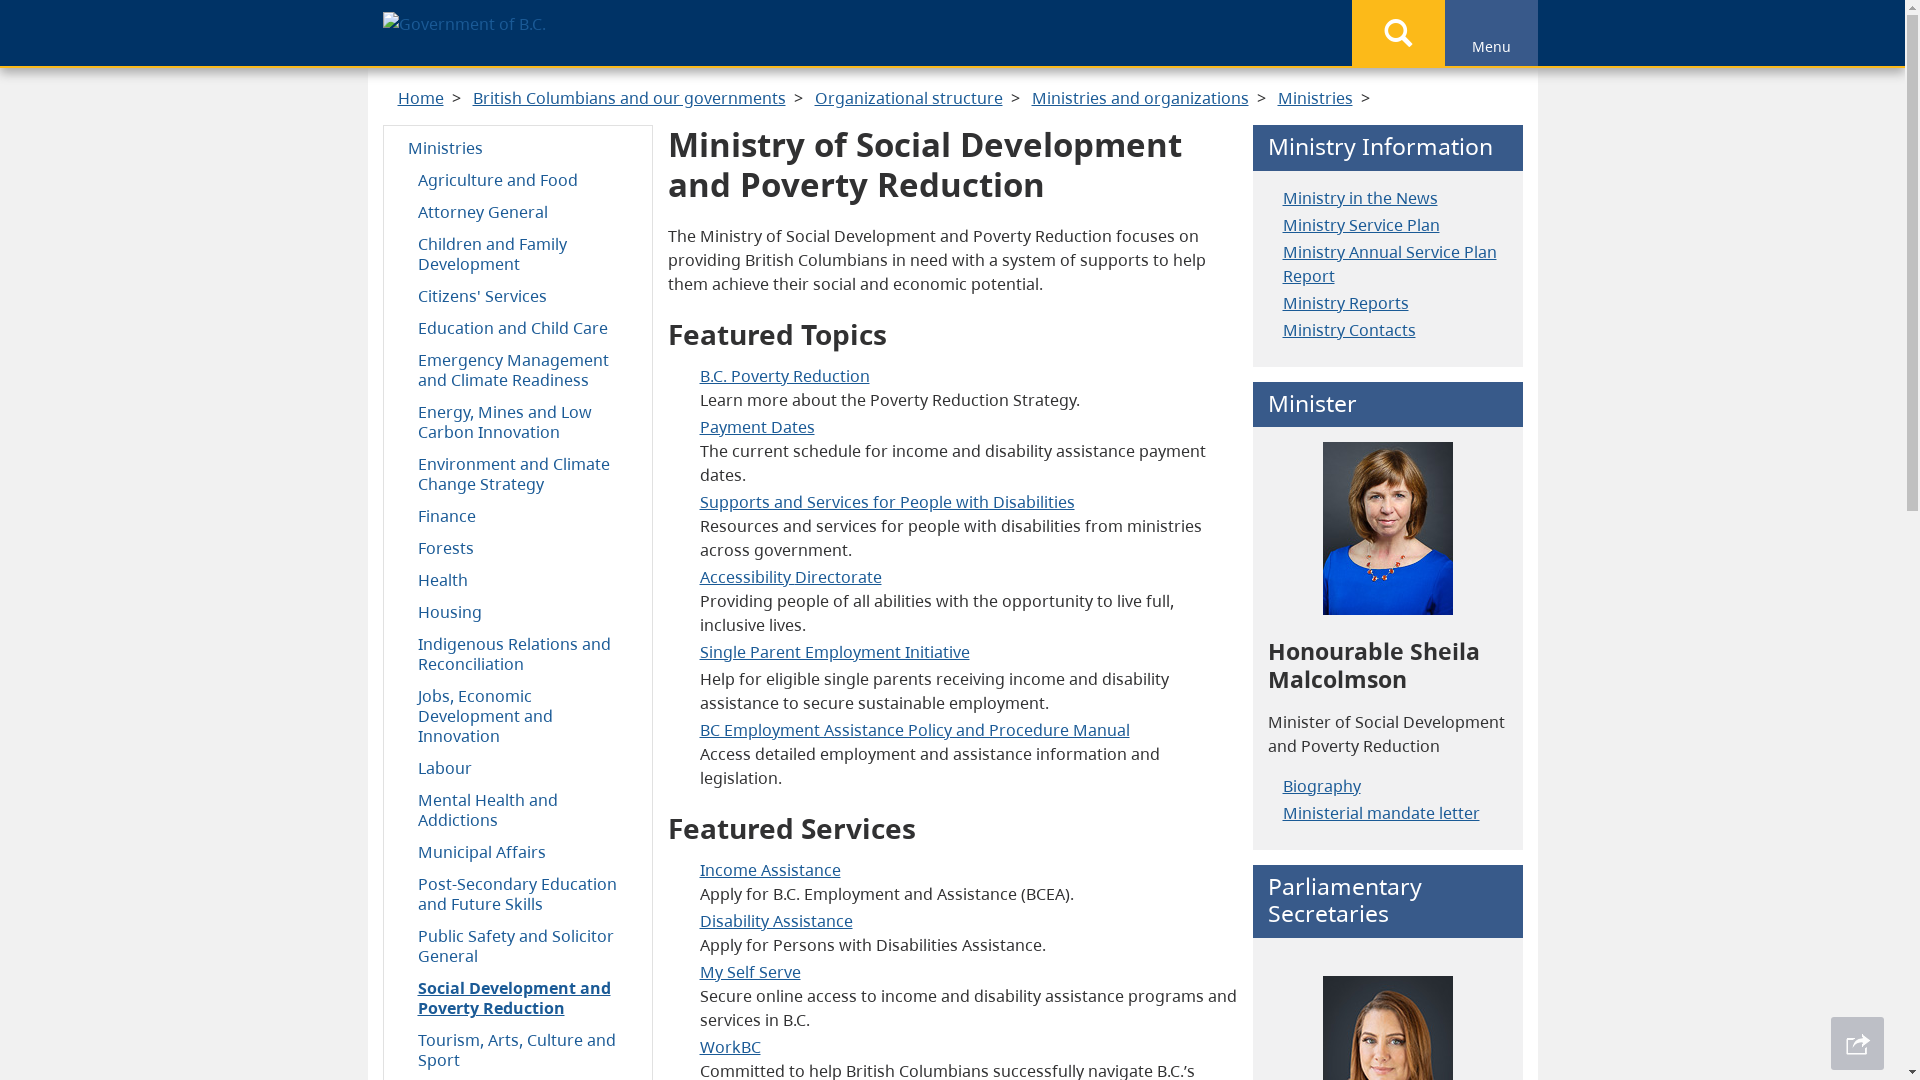 This screenshot has width=1920, height=1080. I want to click on 'Finance', so click(518, 514).